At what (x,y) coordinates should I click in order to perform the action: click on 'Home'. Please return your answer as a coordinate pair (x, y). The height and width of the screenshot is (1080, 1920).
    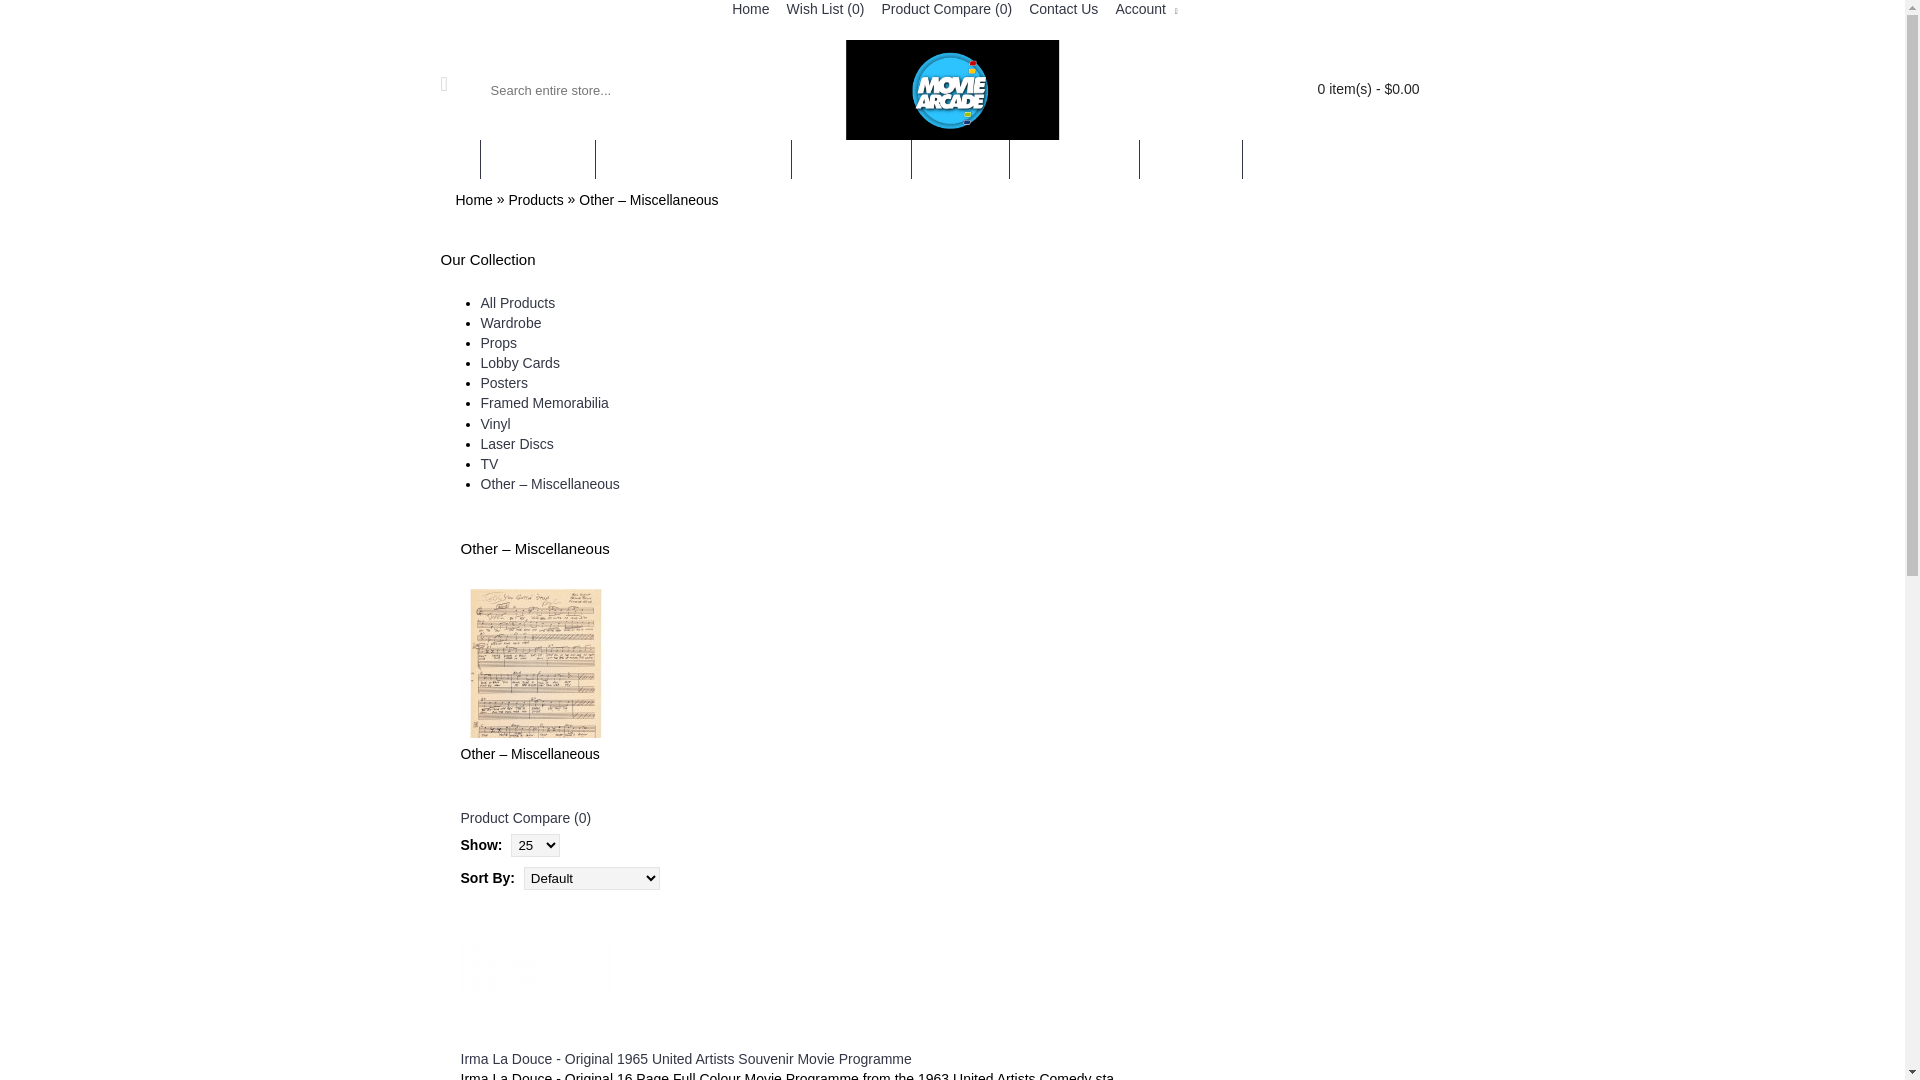
    Looking at the image, I should click on (473, 200).